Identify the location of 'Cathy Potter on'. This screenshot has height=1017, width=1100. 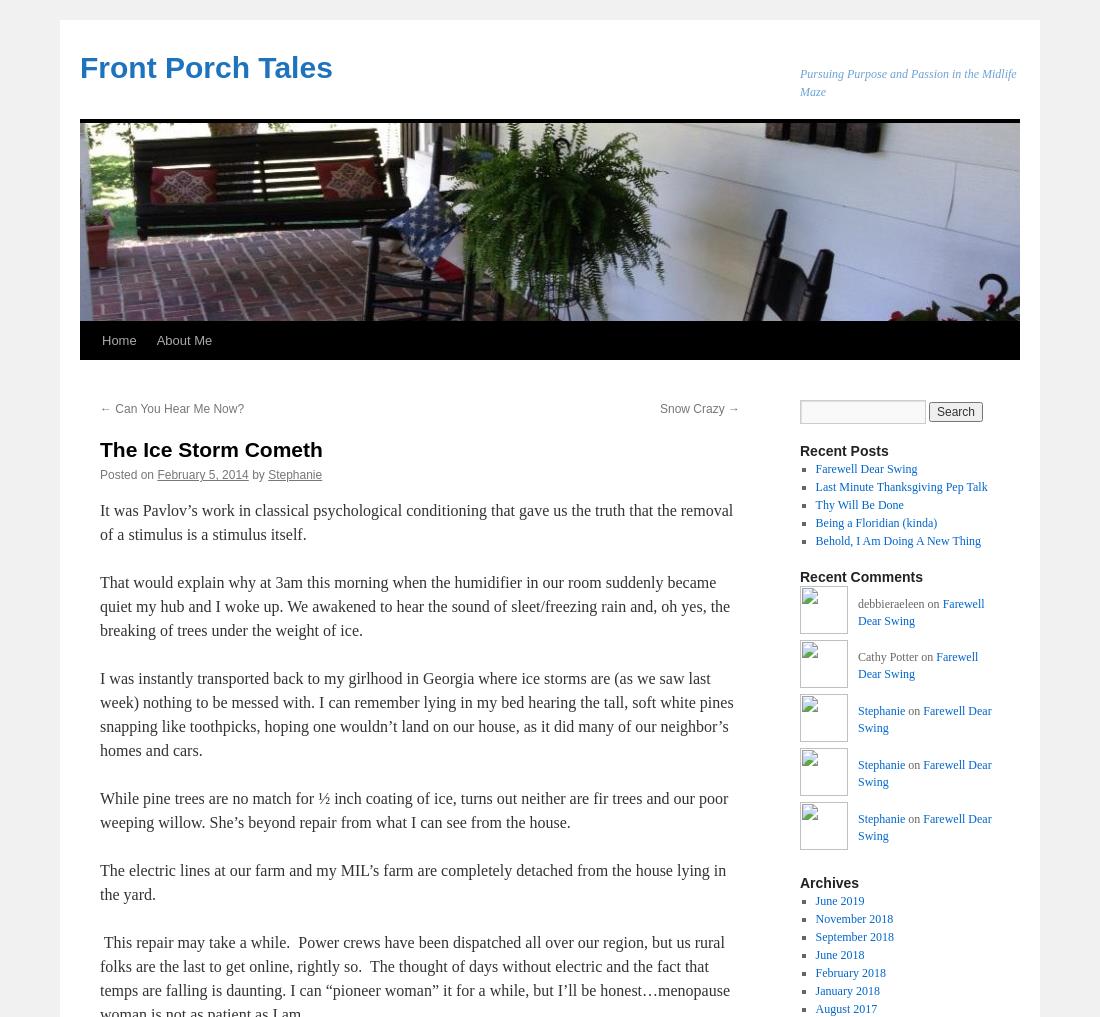
(897, 656).